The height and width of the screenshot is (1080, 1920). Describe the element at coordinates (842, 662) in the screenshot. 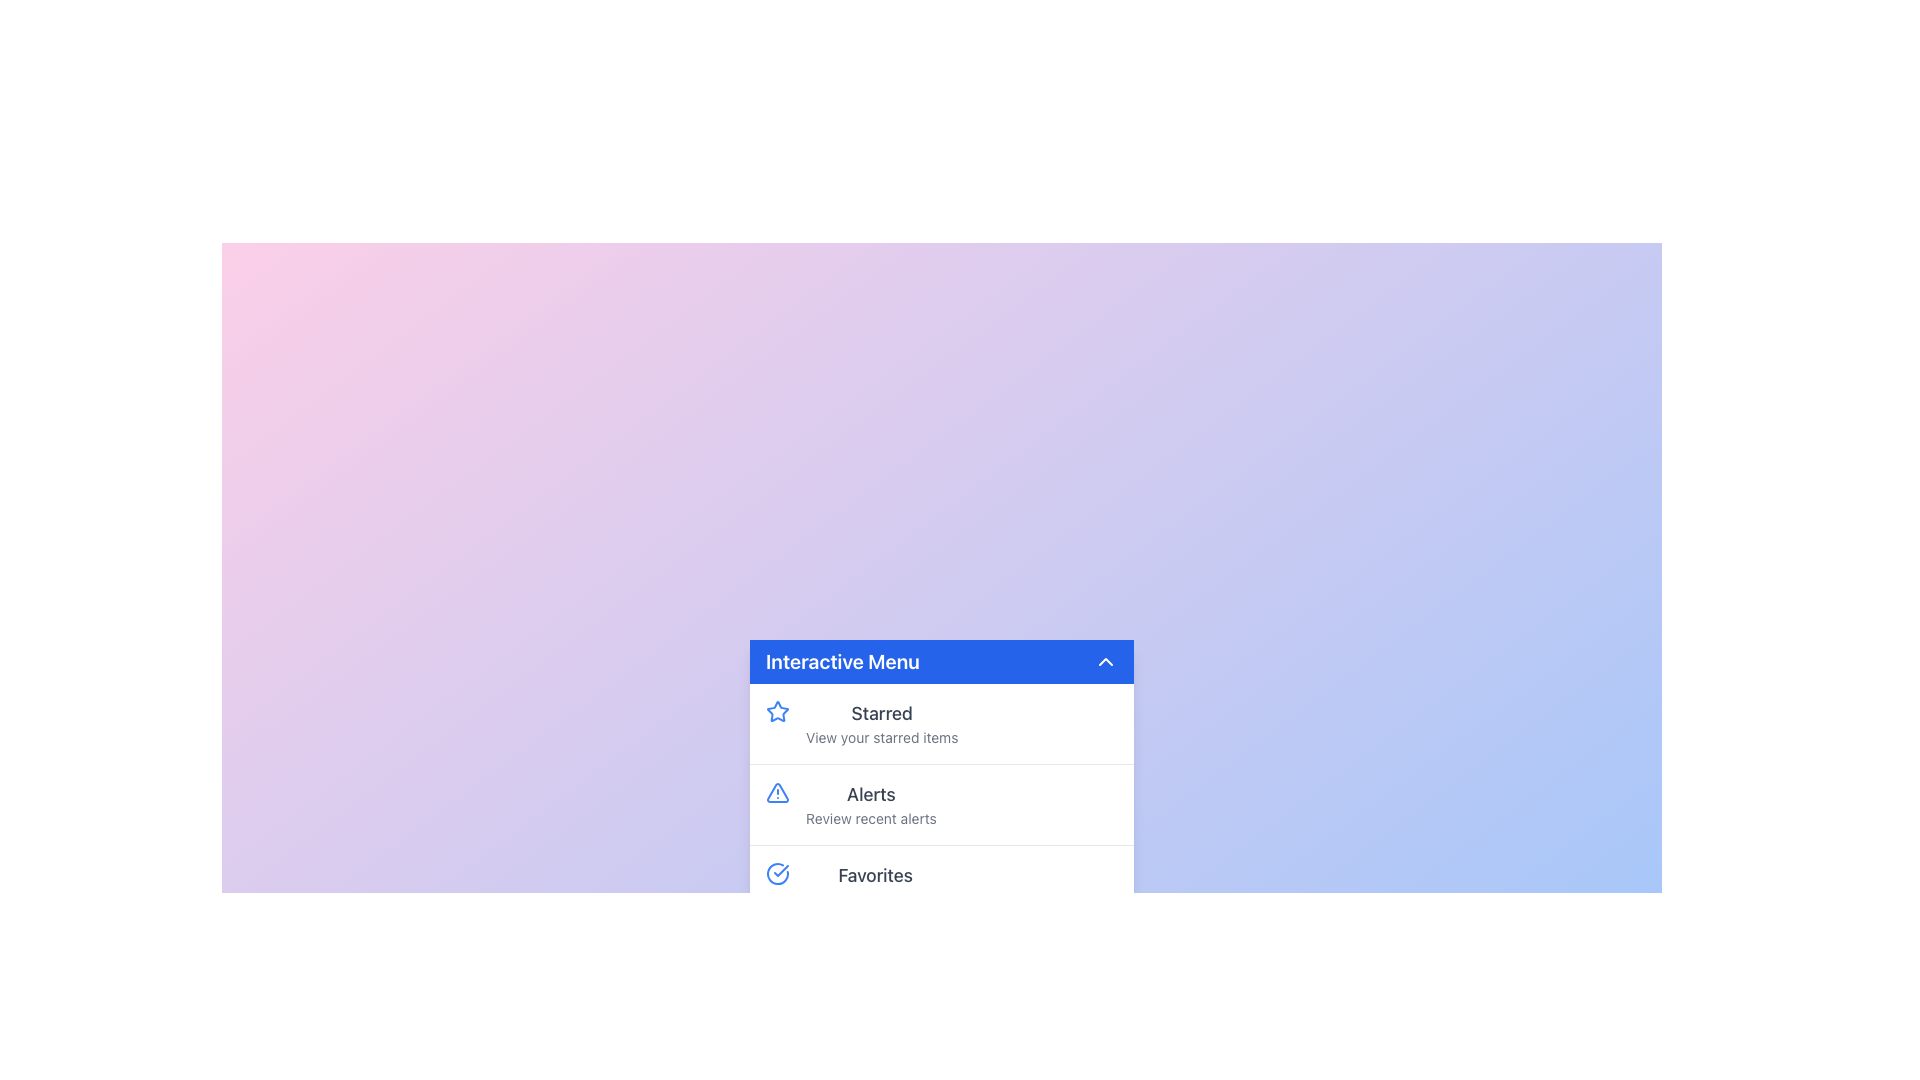

I see `the Text Label that serves as a title for the menu panel, positioned in the upper-left part of a blue bar at the top of the drop-down menu` at that location.